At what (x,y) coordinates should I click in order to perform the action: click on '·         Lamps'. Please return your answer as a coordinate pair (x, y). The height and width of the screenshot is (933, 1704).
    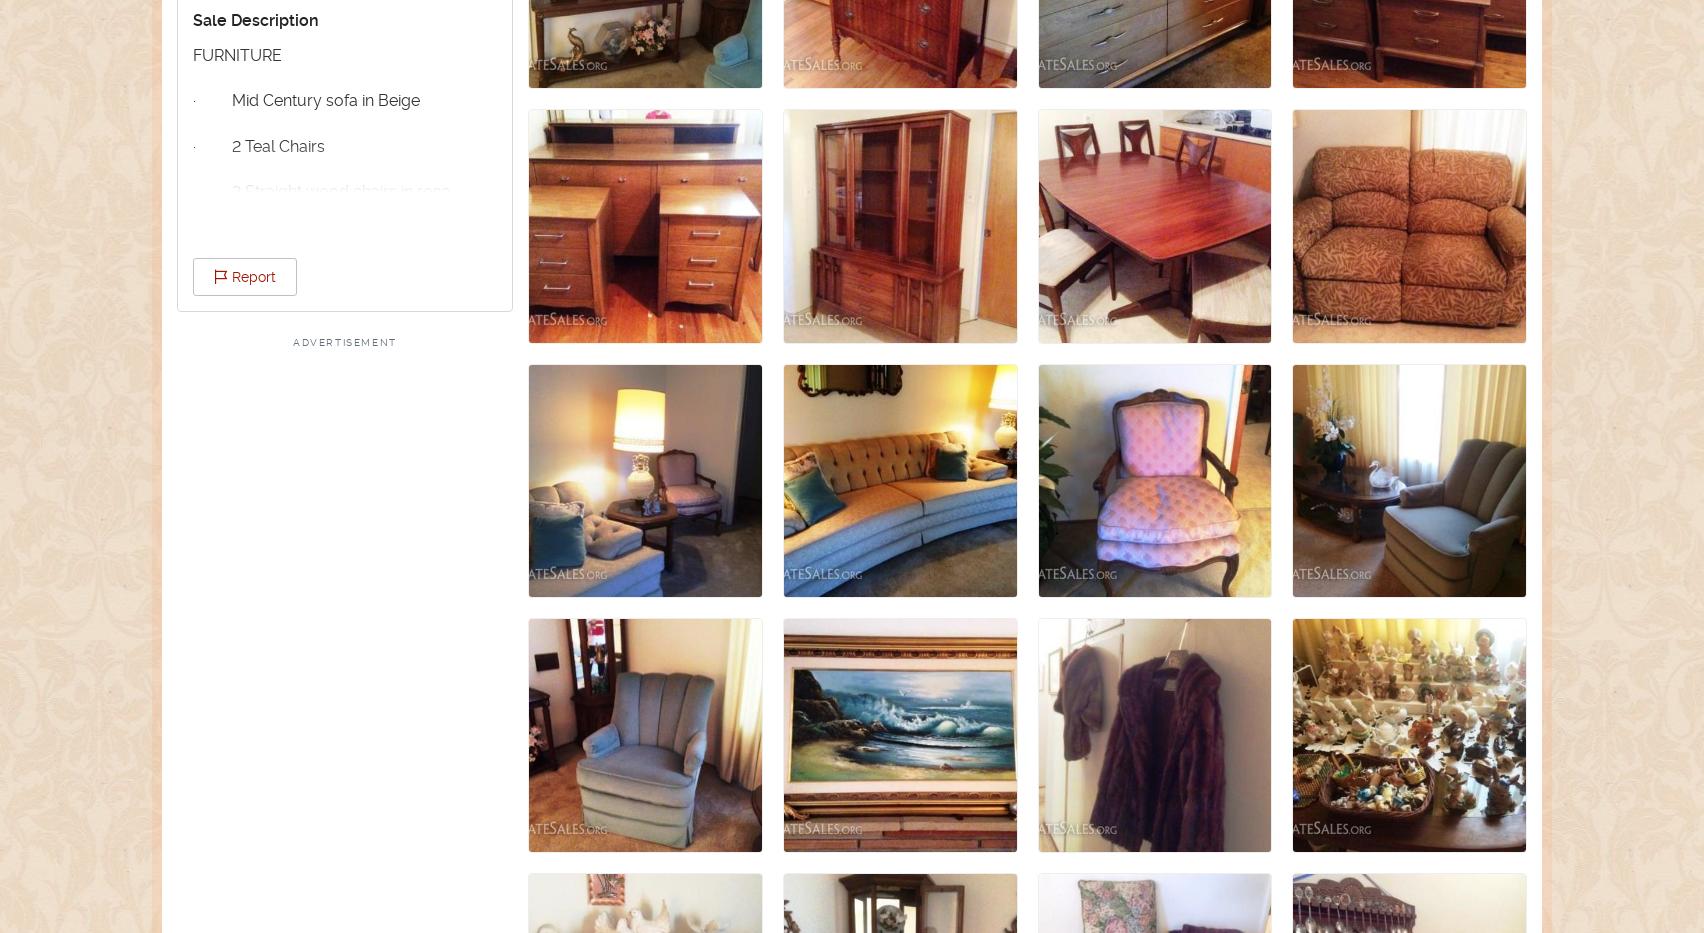
    Looking at the image, I should click on (237, 724).